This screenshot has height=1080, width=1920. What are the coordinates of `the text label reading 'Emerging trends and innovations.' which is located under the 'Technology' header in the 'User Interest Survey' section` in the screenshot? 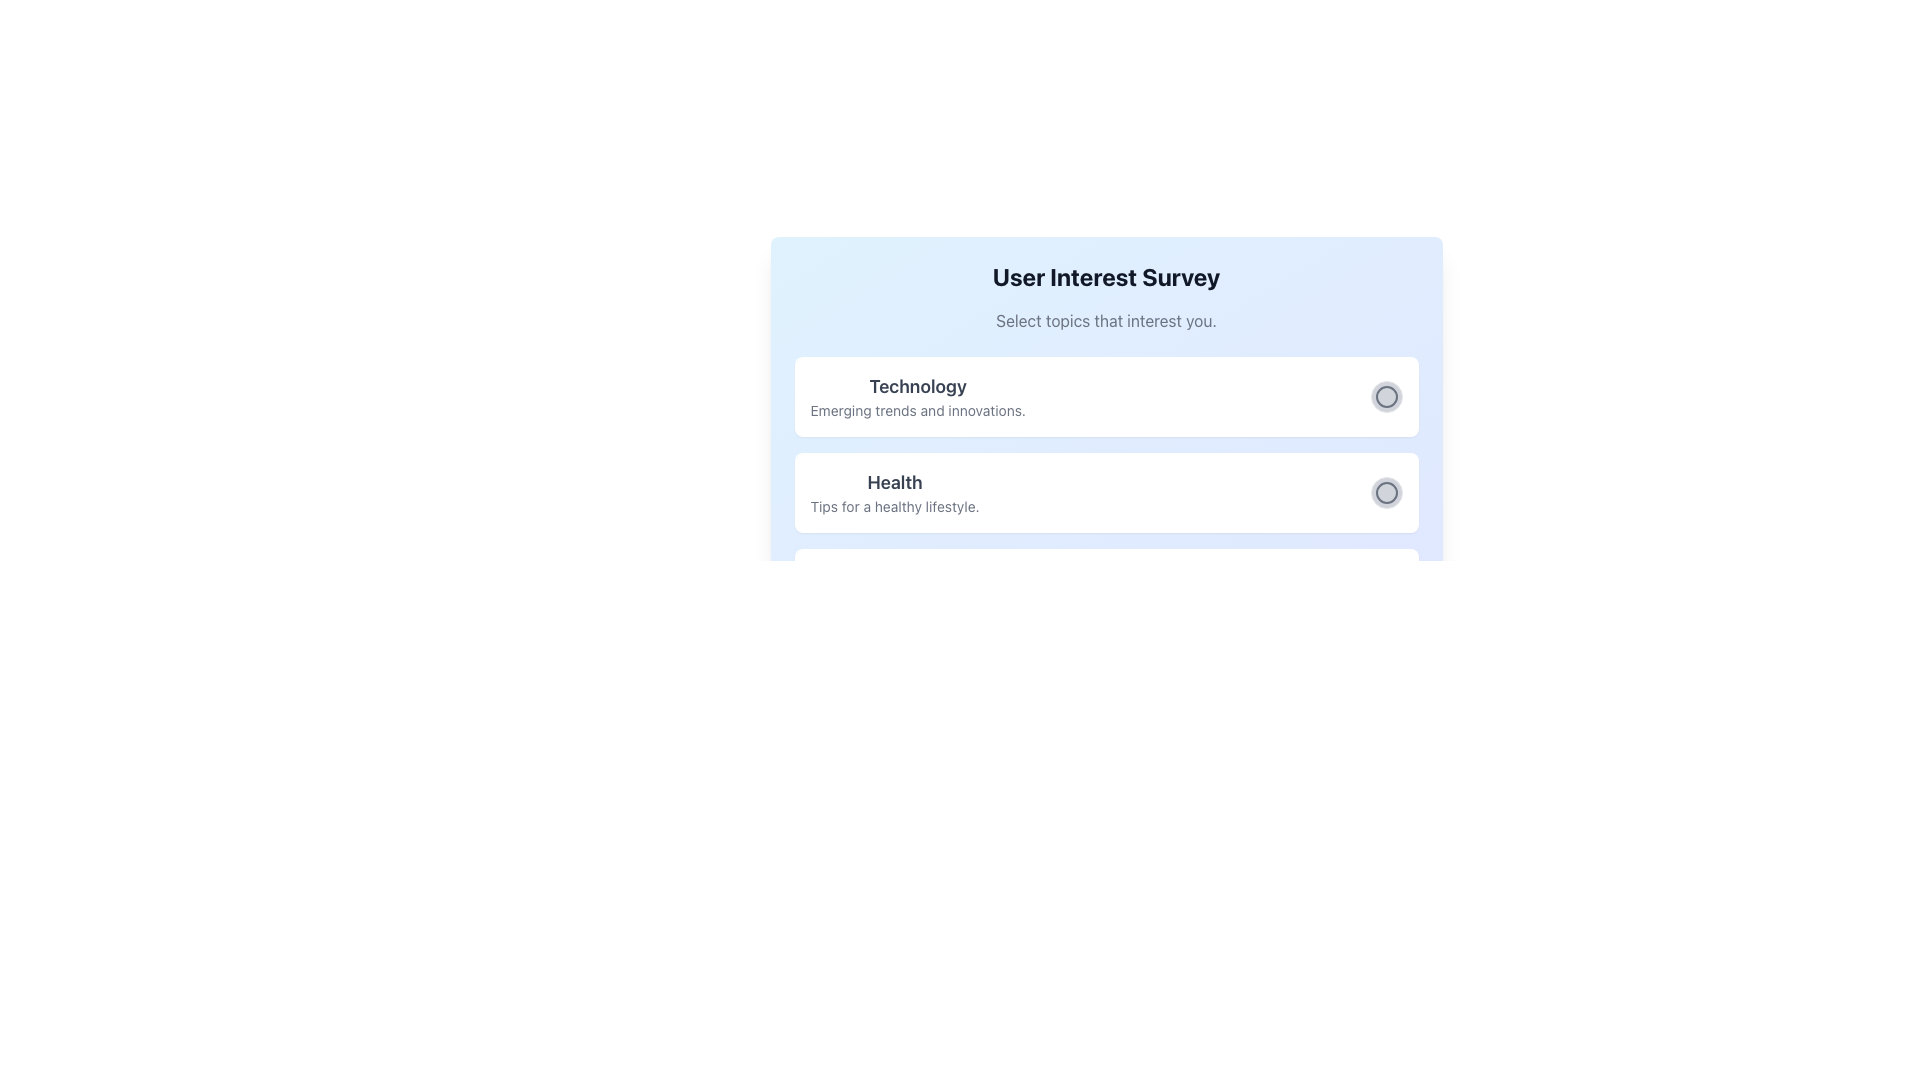 It's located at (917, 410).